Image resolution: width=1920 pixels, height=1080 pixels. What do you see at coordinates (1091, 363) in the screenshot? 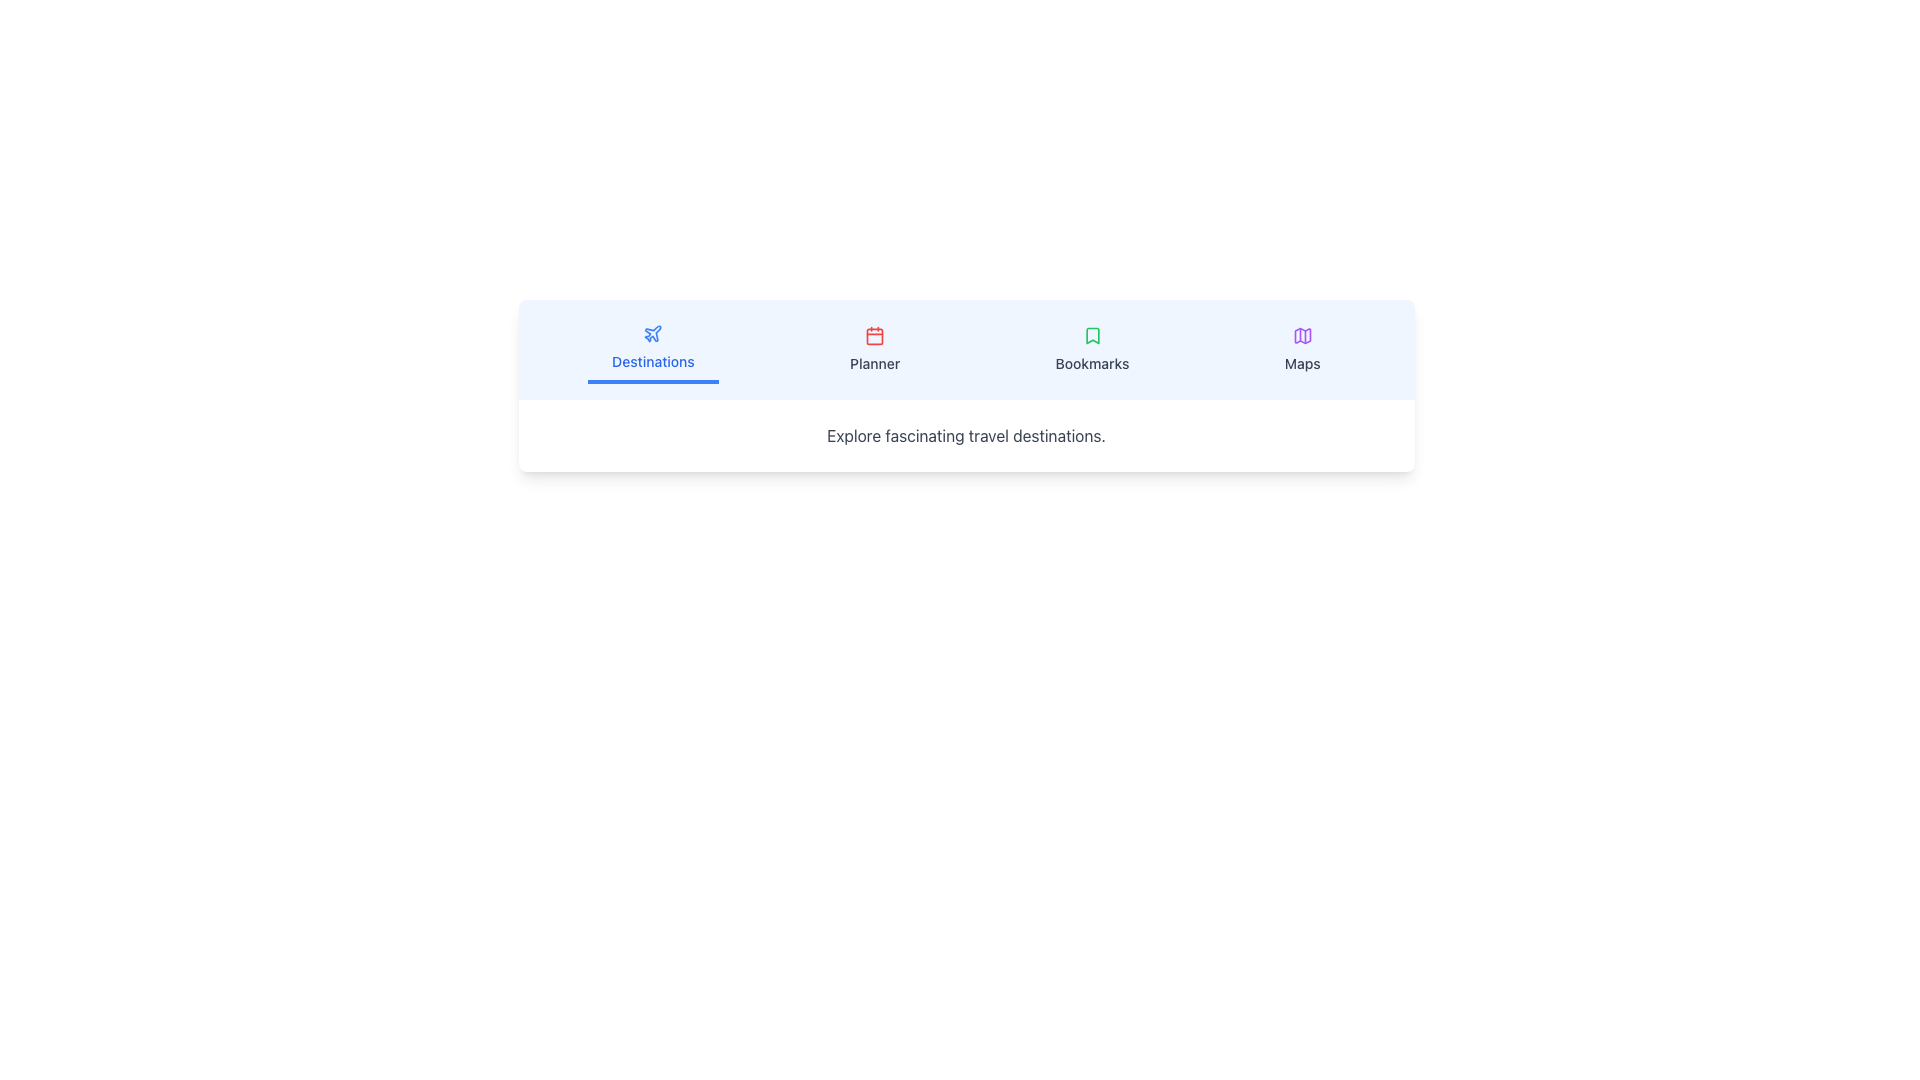
I see `the text label that serves as a navigation option, positioned centrally below the bookmark icon in the UI` at bounding box center [1091, 363].